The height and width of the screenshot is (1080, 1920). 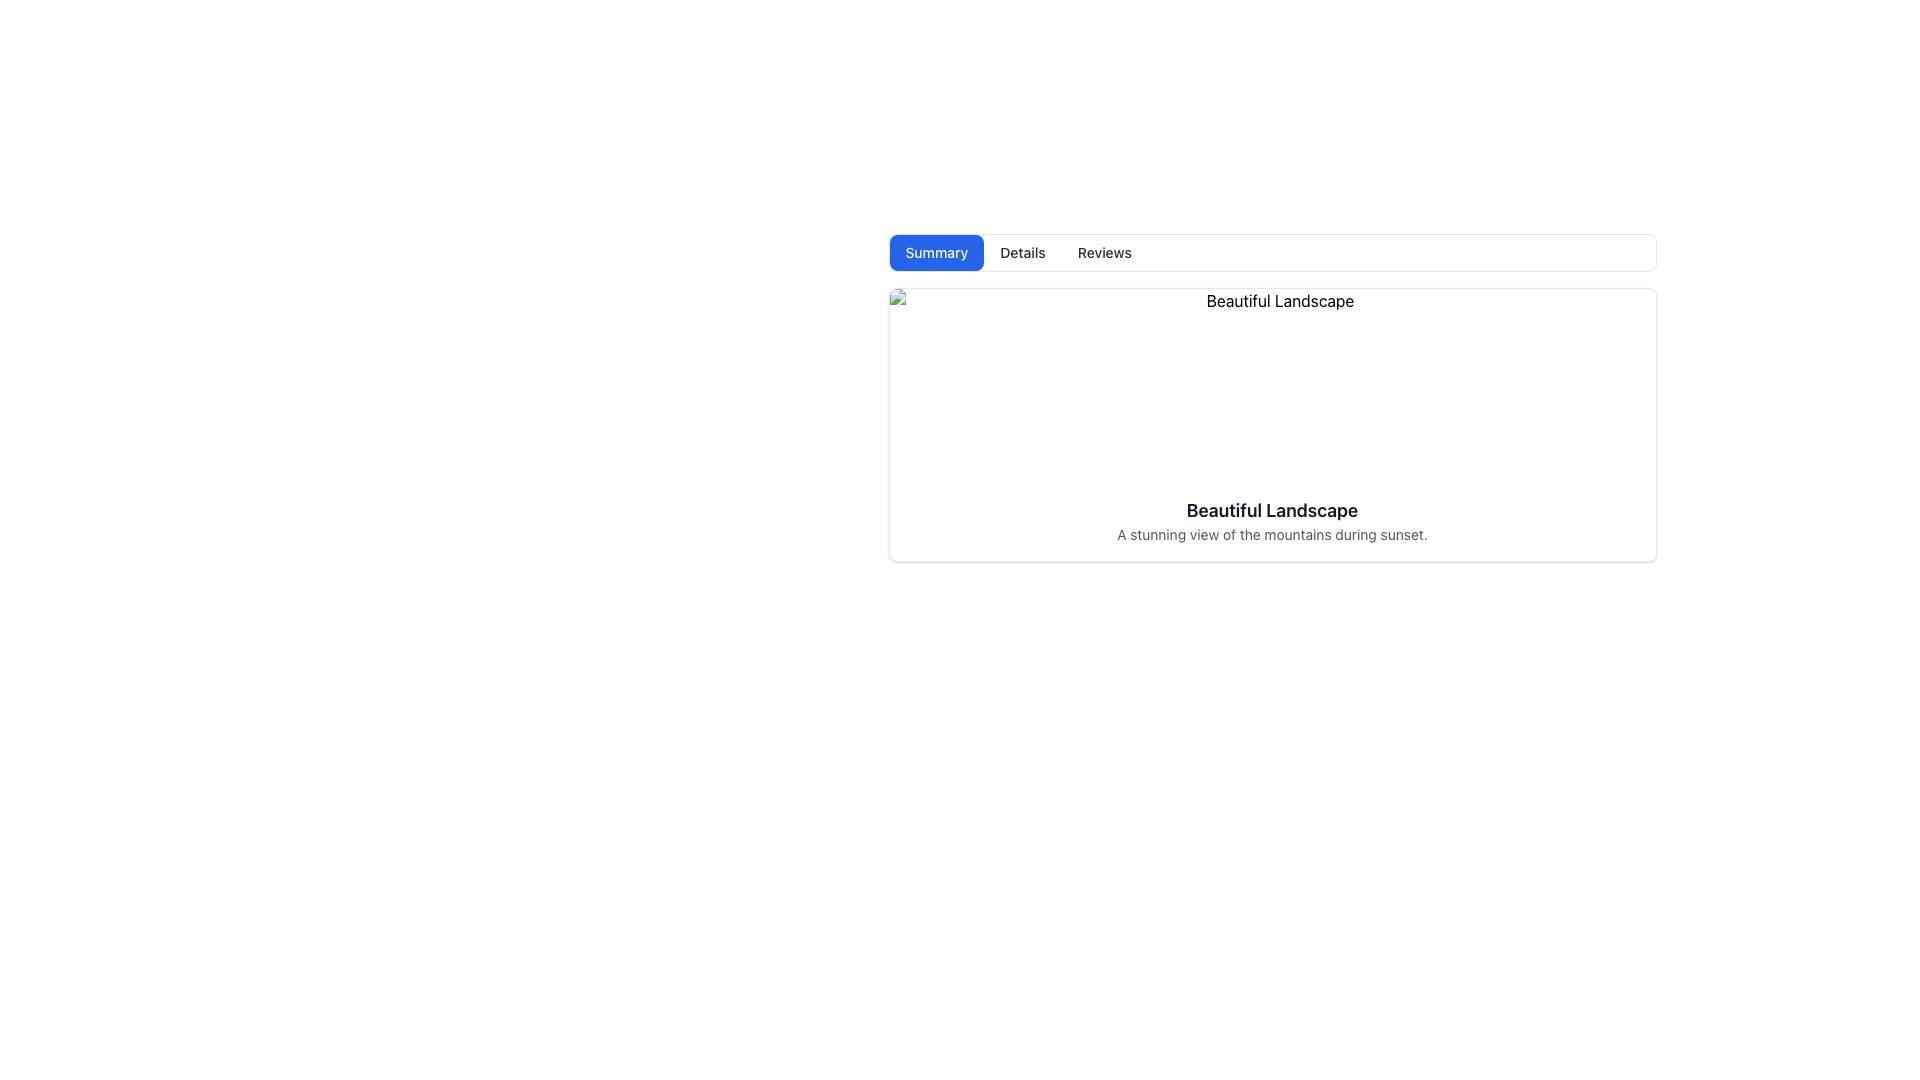 I want to click on the 'Summary' button, so click(x=935, y=252).